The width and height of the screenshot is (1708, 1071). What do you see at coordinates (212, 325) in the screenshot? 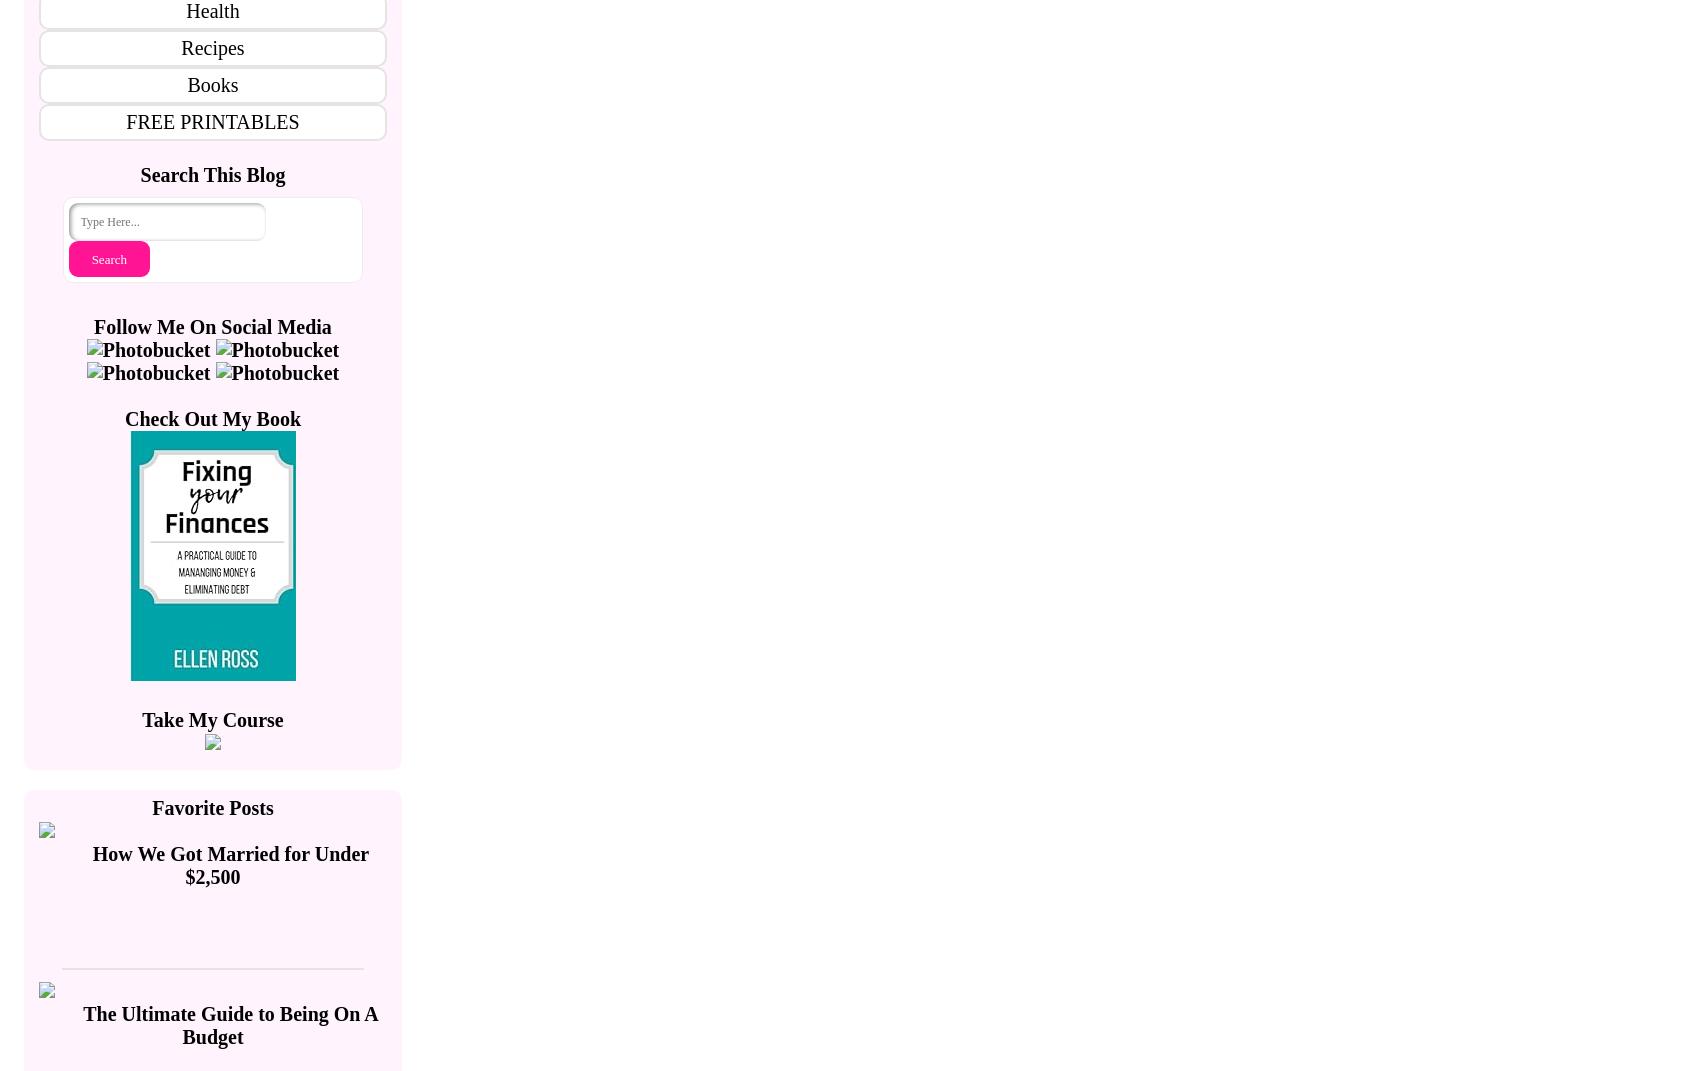
I see `'Follow Me On Social Media'` at bounding box center [212, 325].